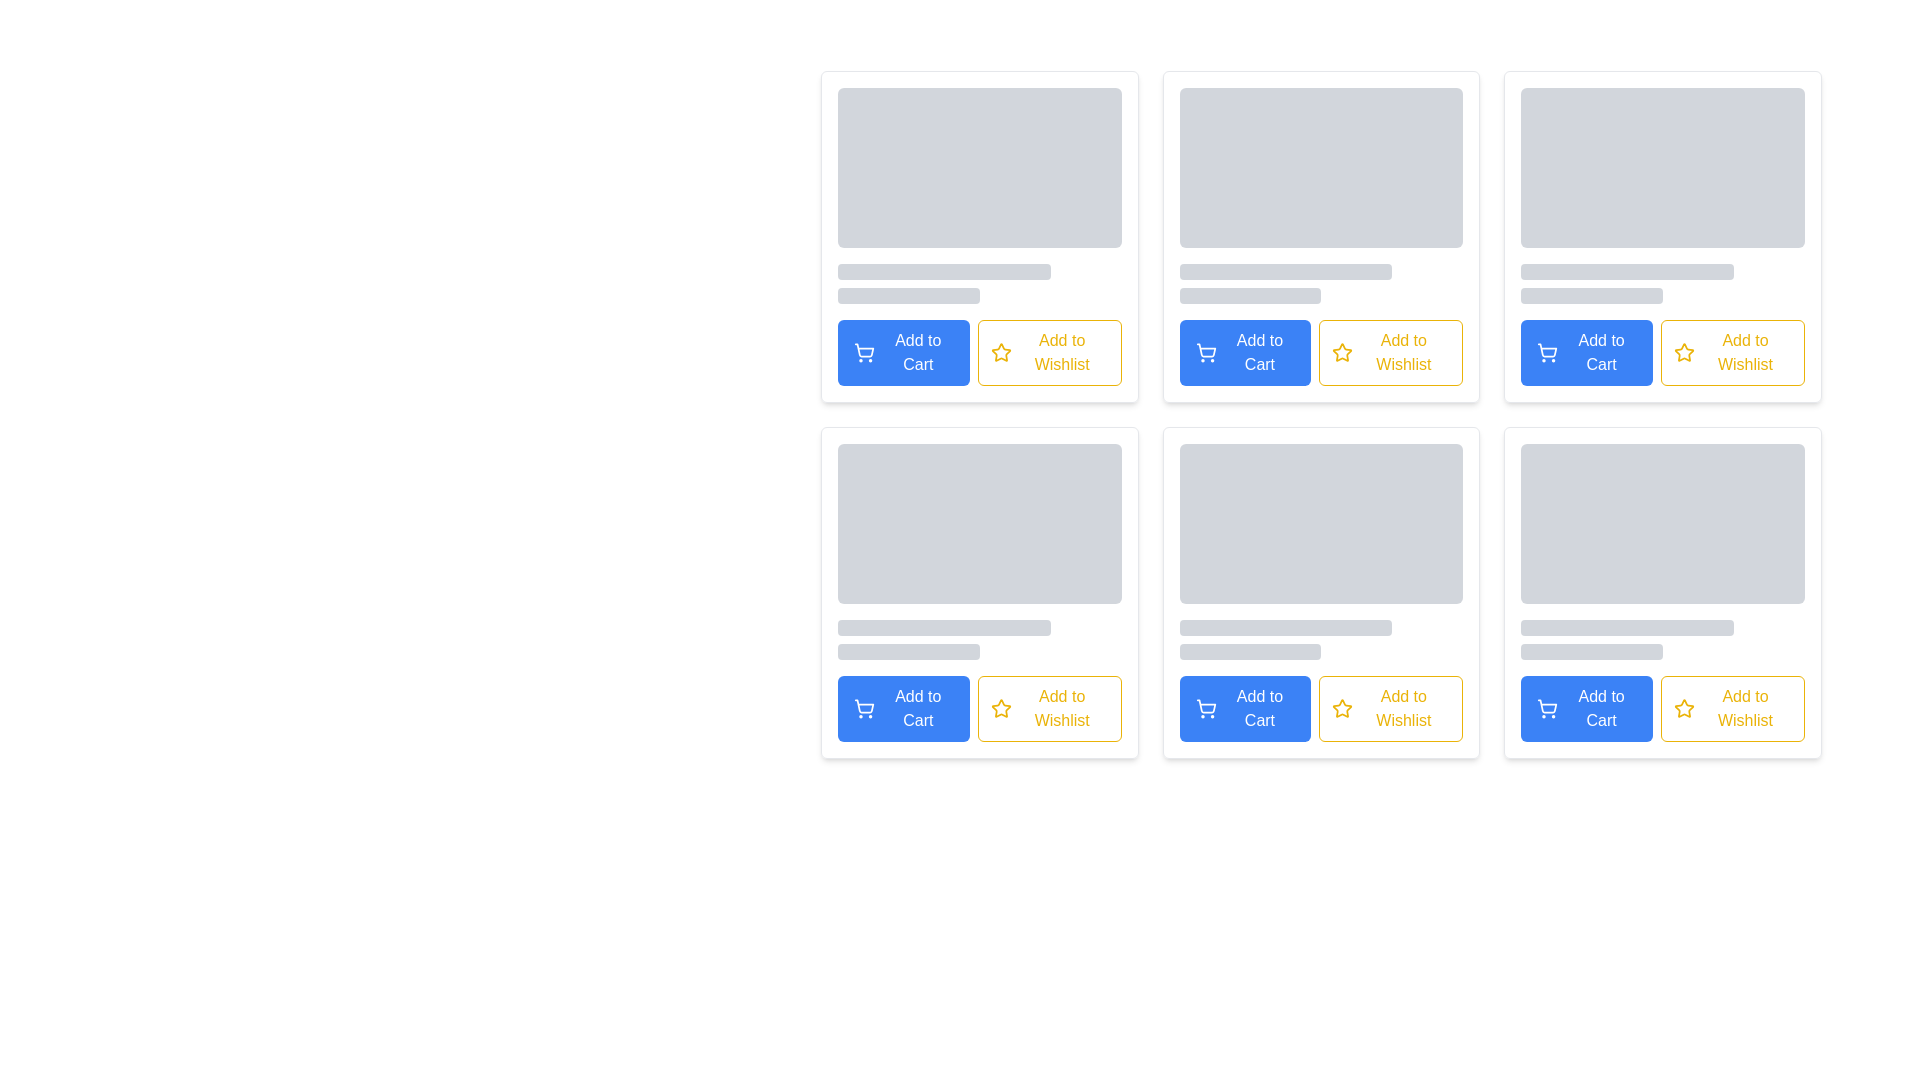 The height and width of the screenshot is (1080, 1920). Describe the element at coordinates (1321, 551) in the screenshot. I see `the loading placeholder or skeleton loader located at the top center of the item card, which indicates that content is being loaded` at that location.